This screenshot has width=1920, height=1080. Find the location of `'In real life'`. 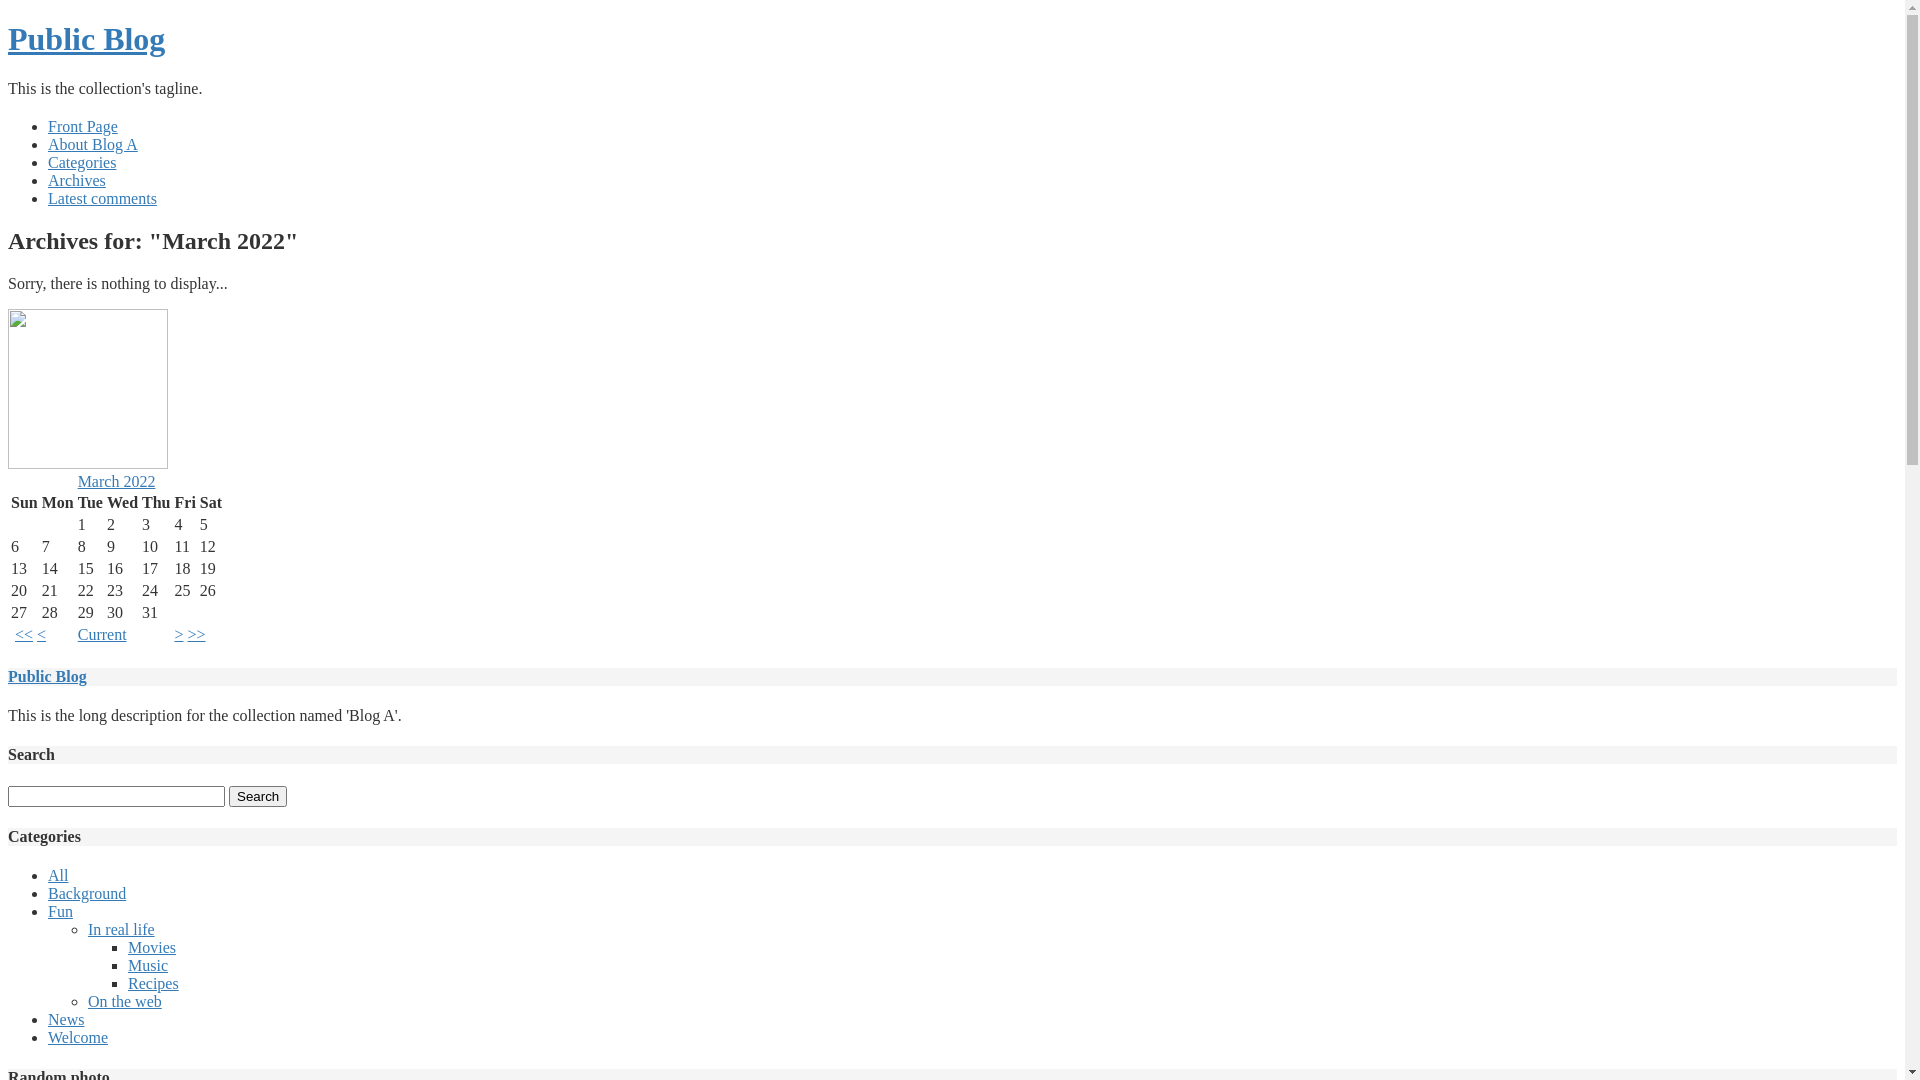

'In real life' is located at coordinates (120, 929).